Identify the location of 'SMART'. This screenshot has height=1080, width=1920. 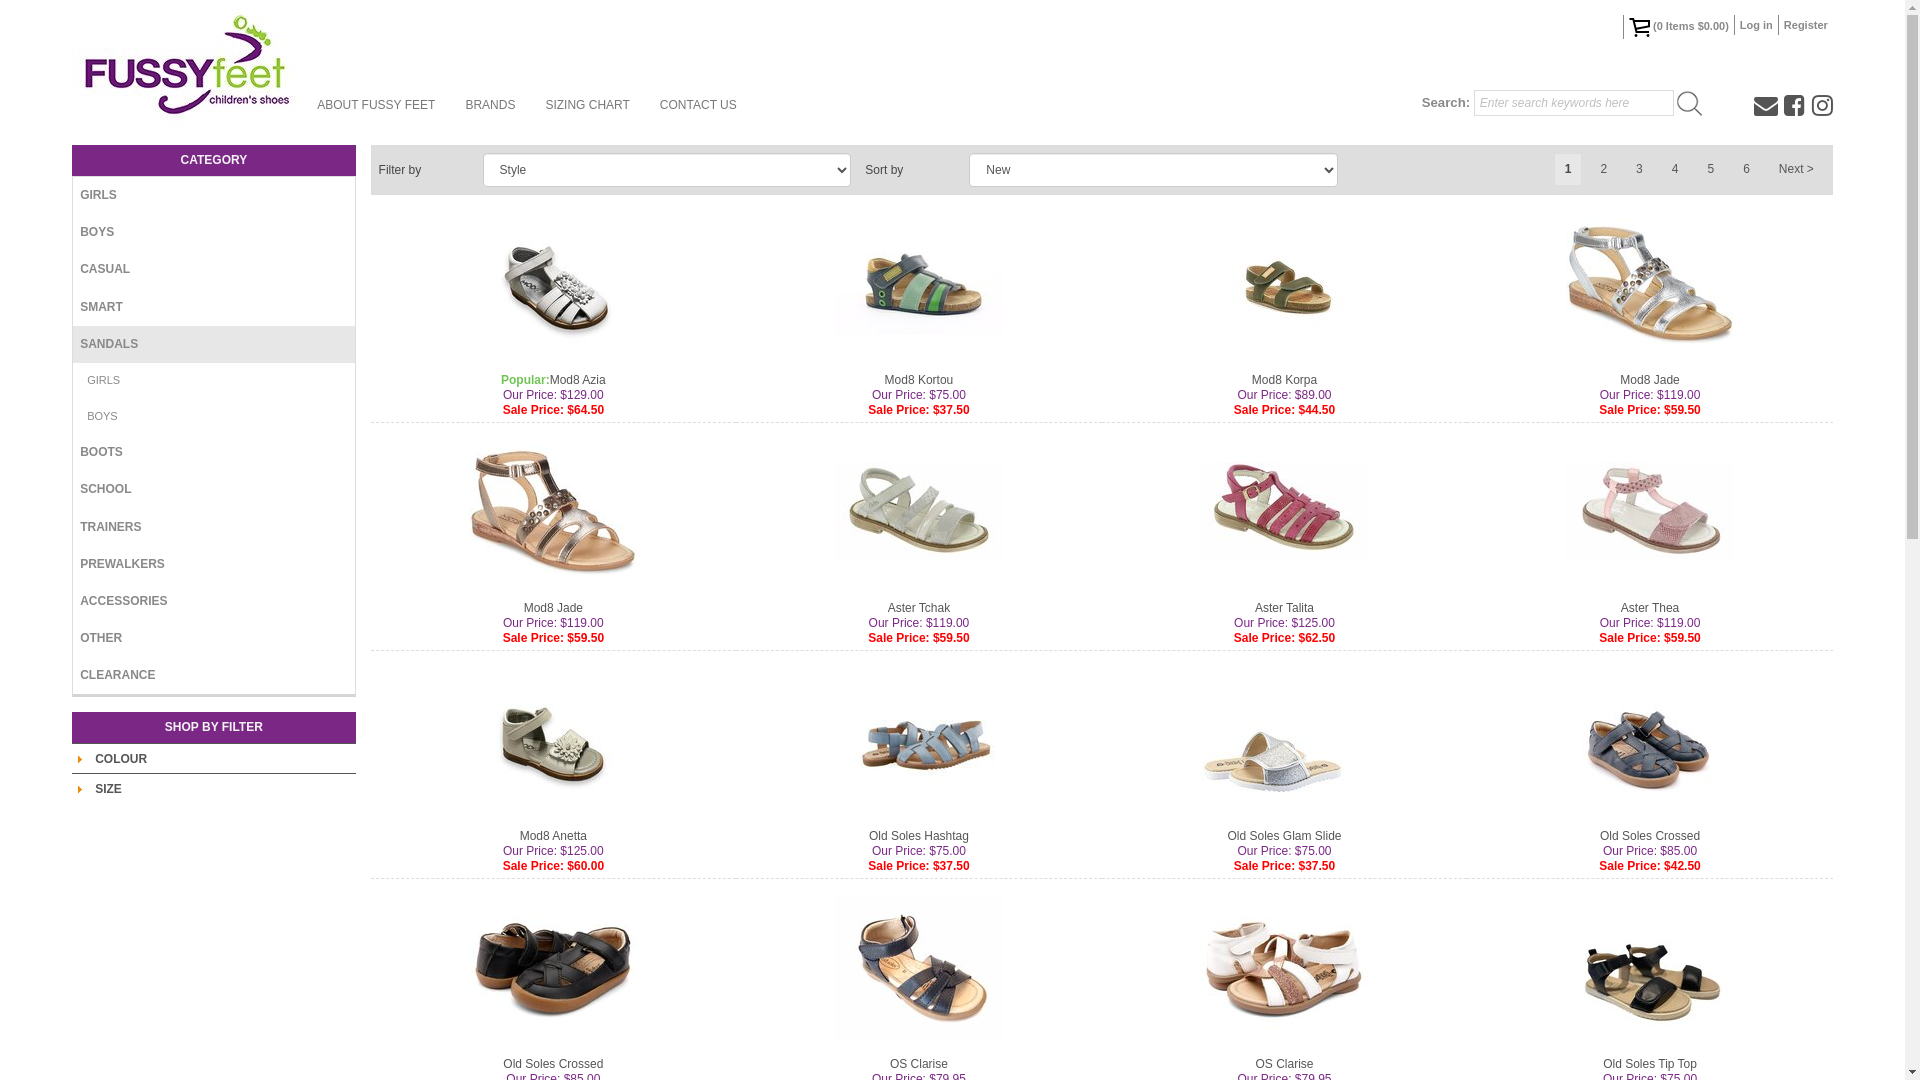
(213, 307).